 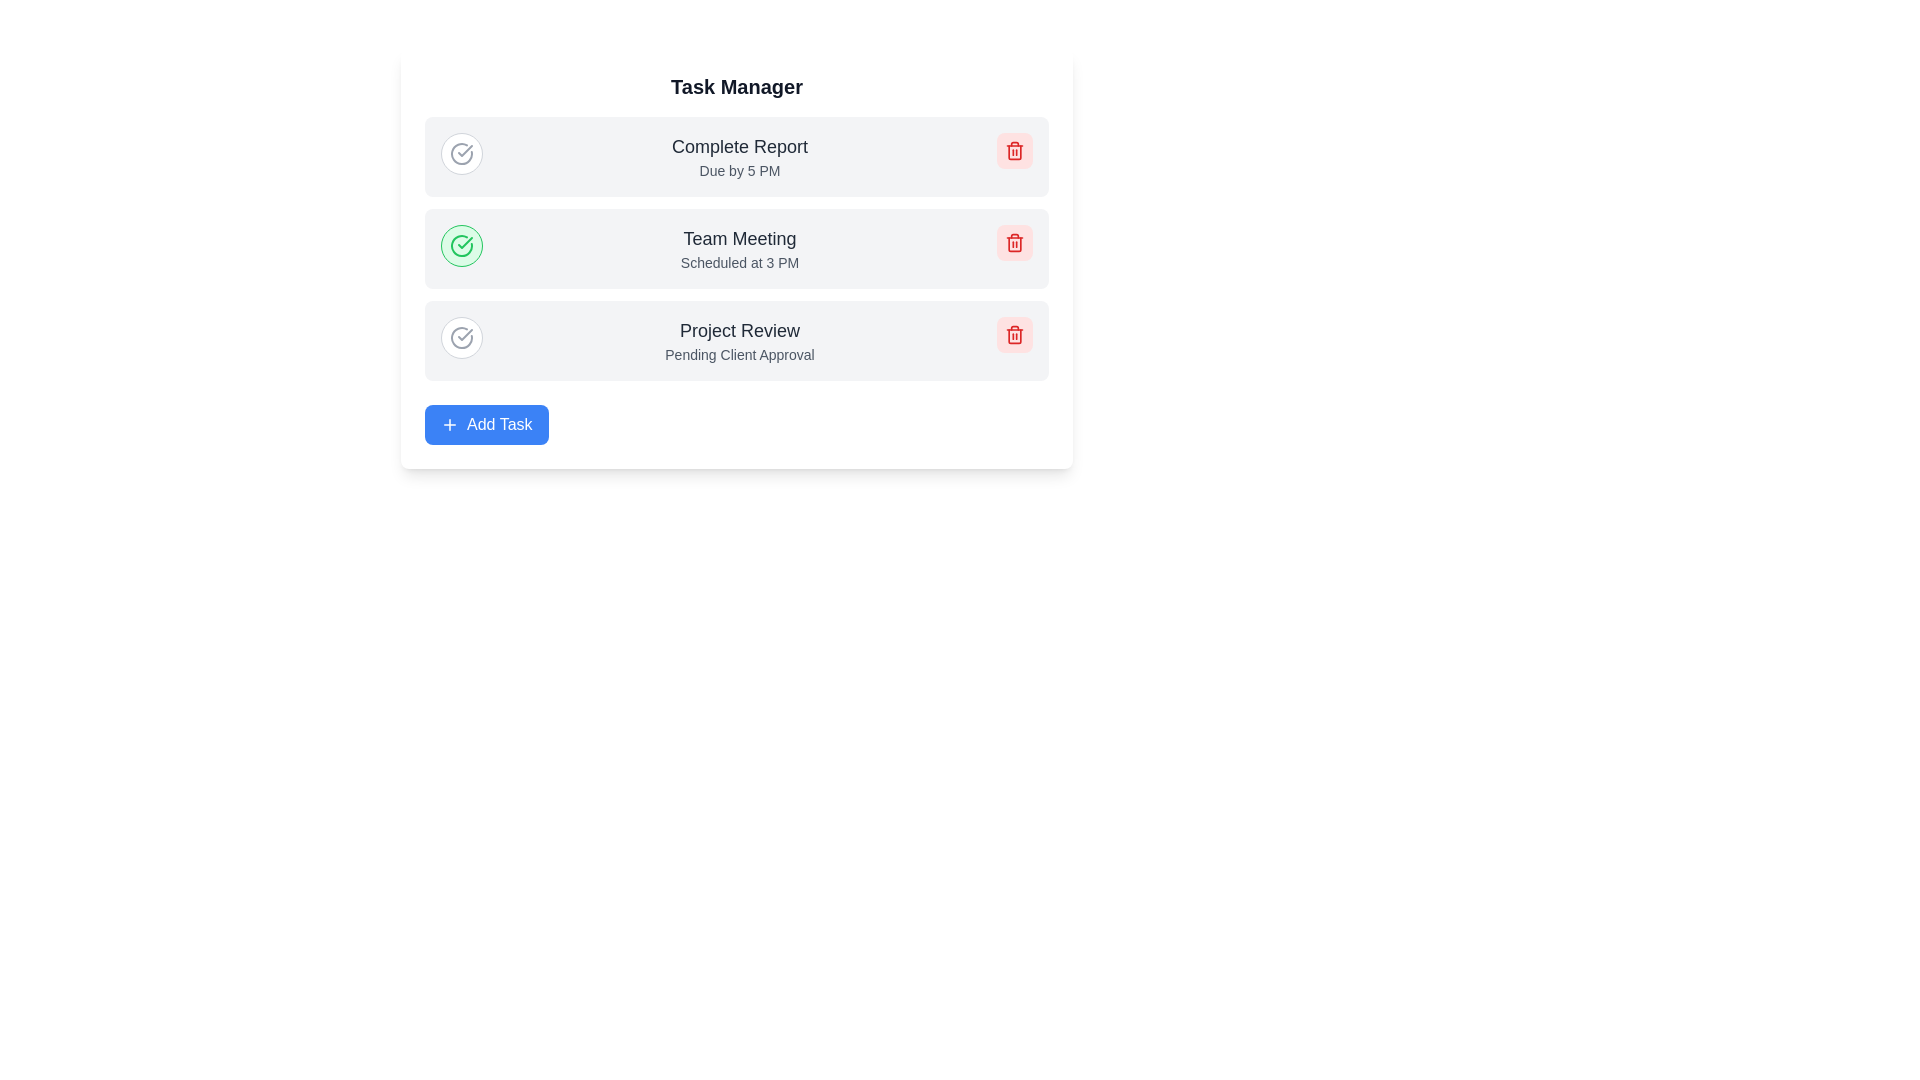 What do you see at coordinates (1014, 150) in the screenshot?
I see `the main body of the trash can icon located in the right-side column of the task listing interface, aligned with the 'Complete Report' task` at bounding box center [1014, 150].